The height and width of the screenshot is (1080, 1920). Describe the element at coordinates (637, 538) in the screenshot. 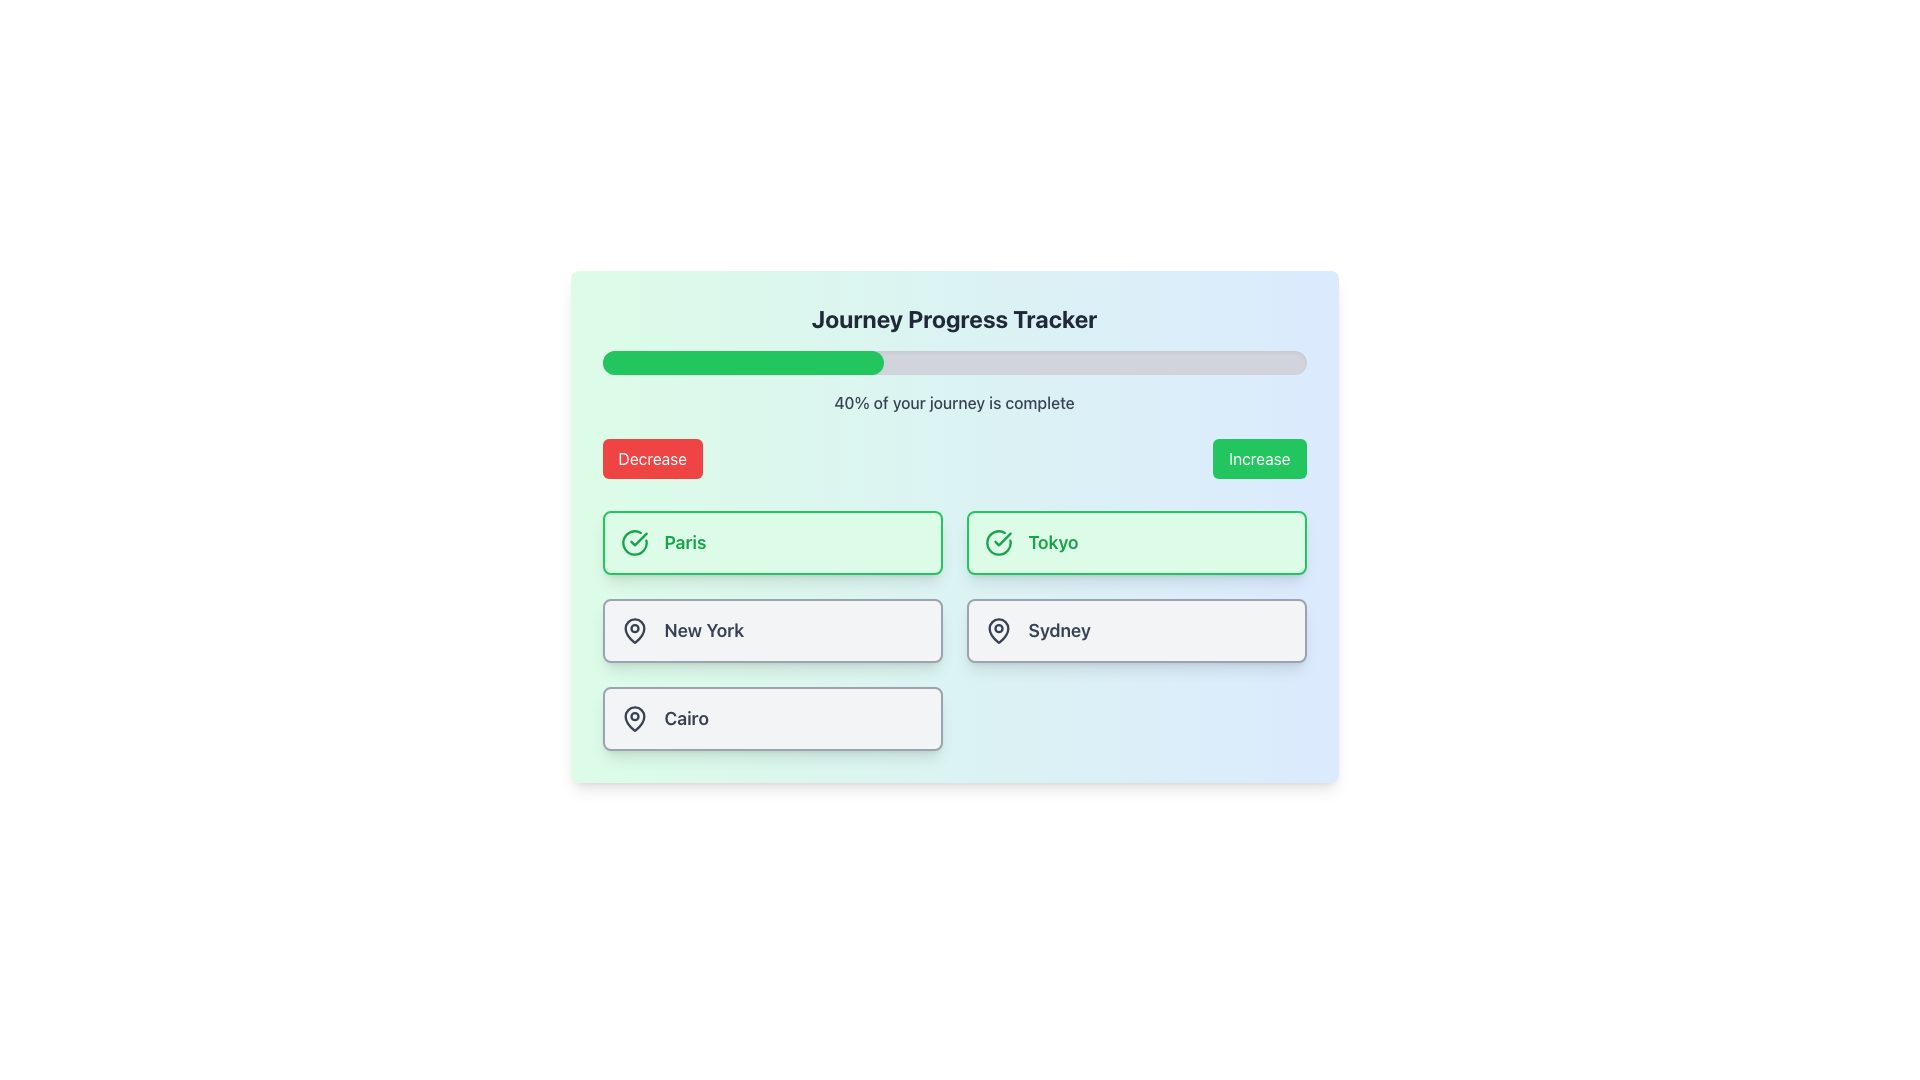

I see `the checkmark icon within the 'Tokyo' button, which indicates the selection or confirmation of the Tokyo option` at that location.